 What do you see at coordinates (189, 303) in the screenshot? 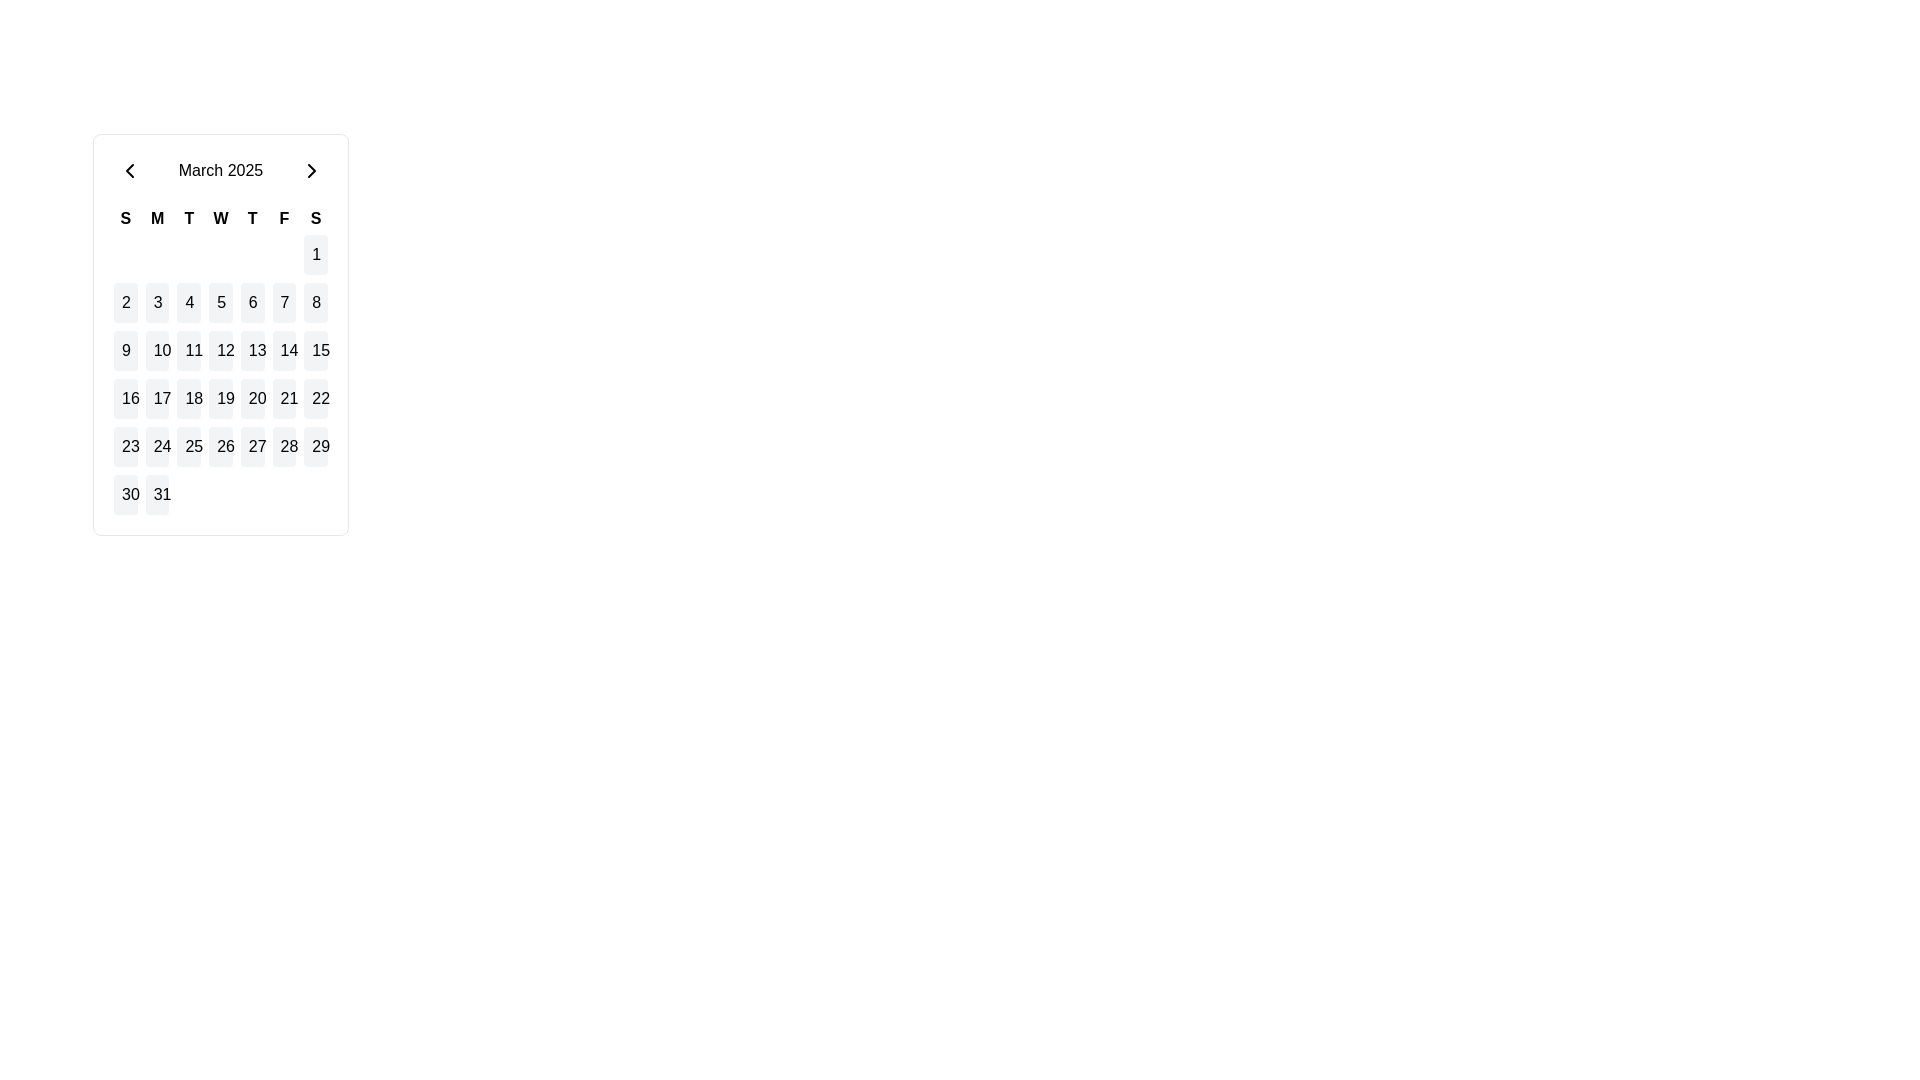
I see `the button displaying the number '4' in the numeric grid under 'March 2025'` at bounding box center [189, 303].